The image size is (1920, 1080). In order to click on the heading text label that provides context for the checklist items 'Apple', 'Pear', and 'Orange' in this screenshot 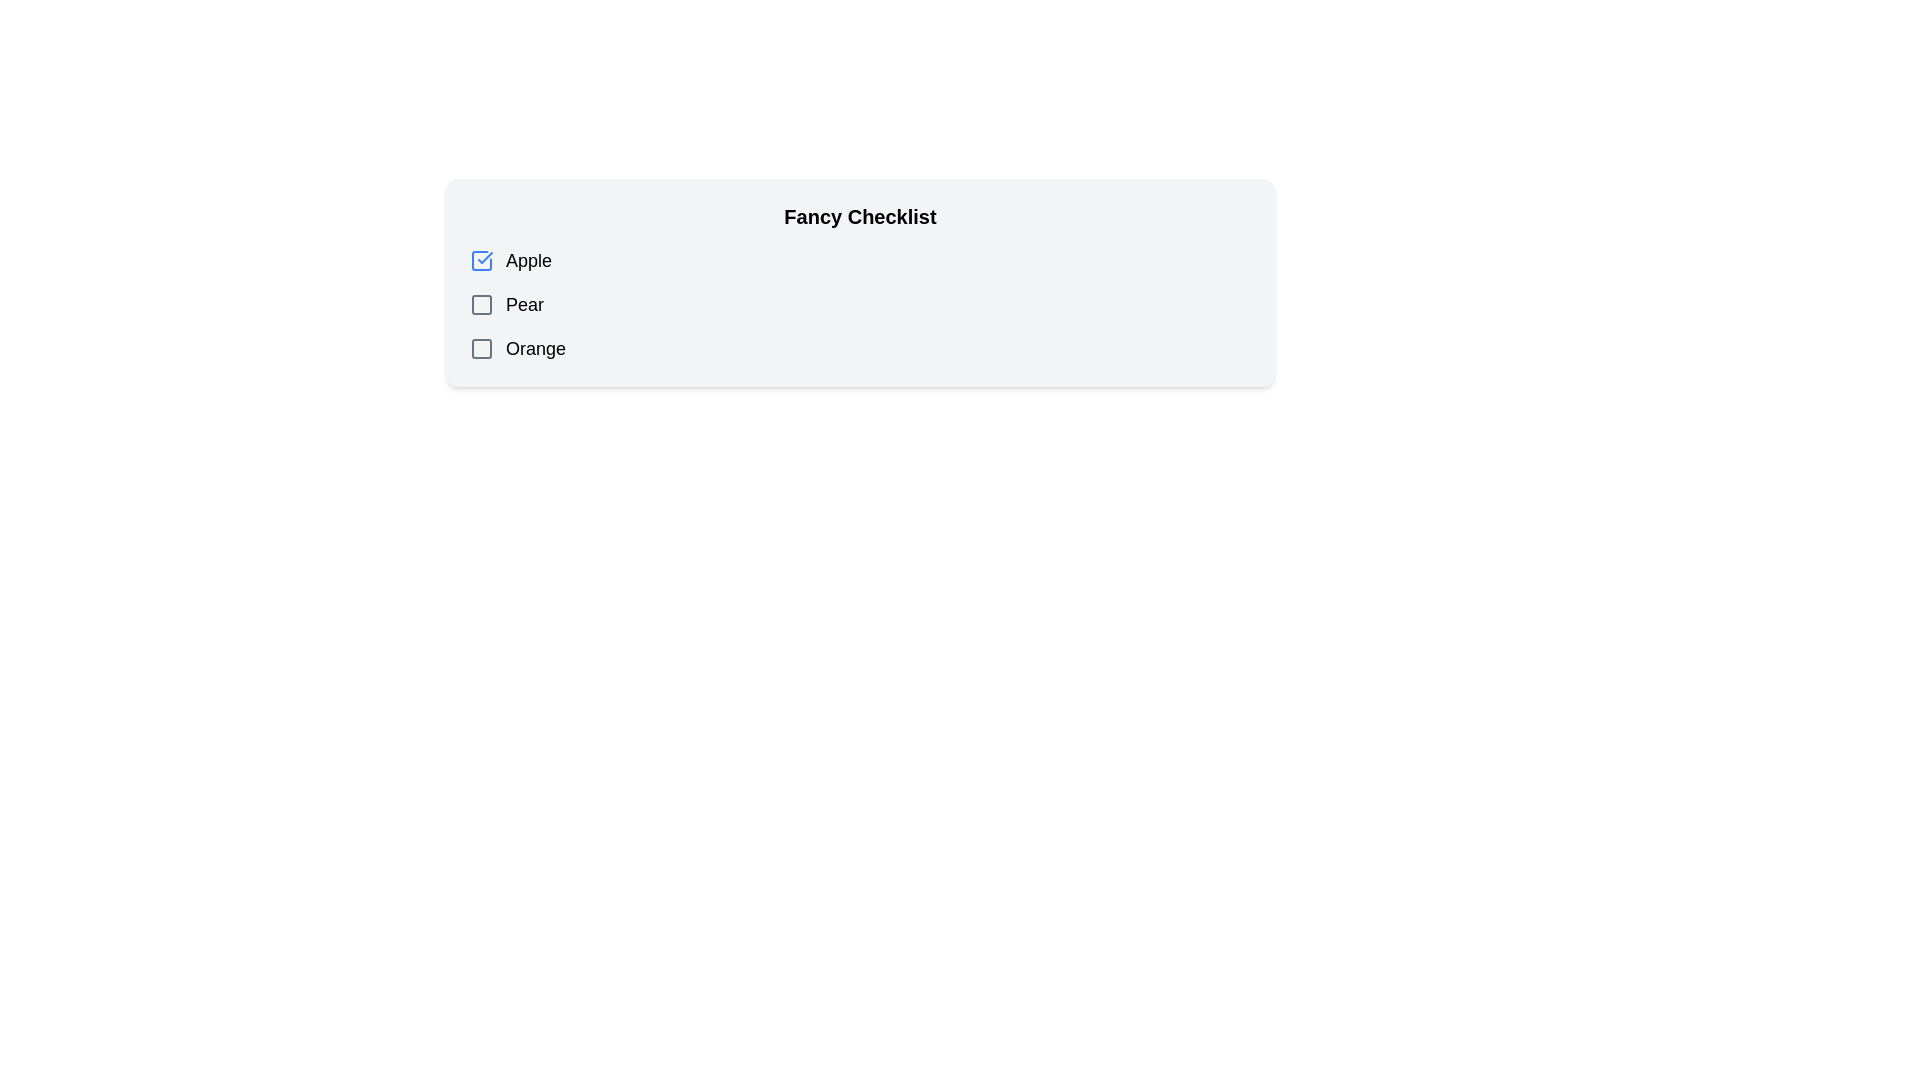, I will do `click(860, 216)`.